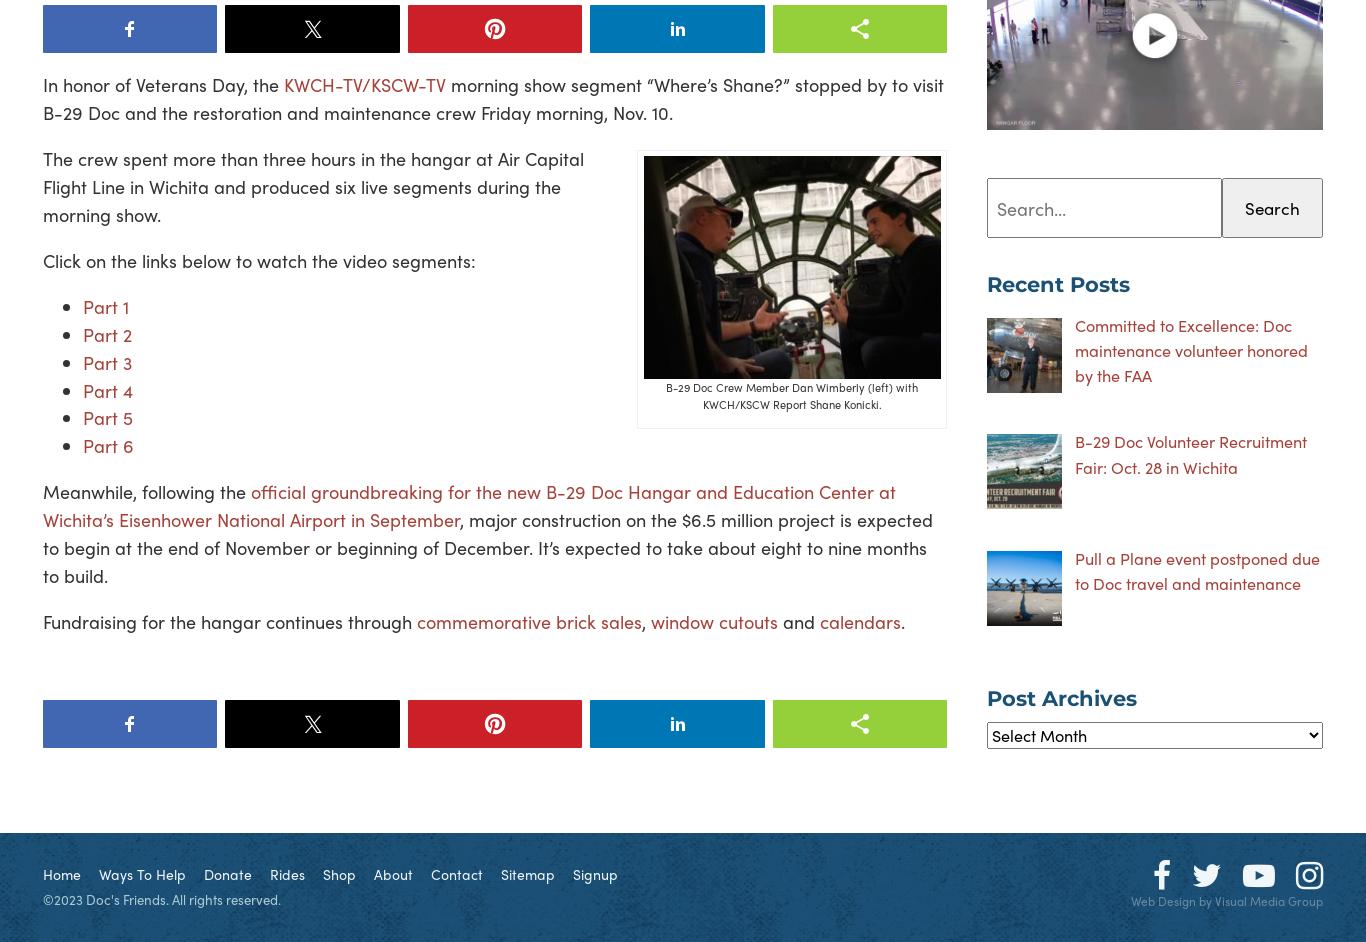 The height and width of the screenshot is (942, 1366). What do you see at coordinates (645, 619) in the screenshot?
I see `','` at bounding box center [645, 619].